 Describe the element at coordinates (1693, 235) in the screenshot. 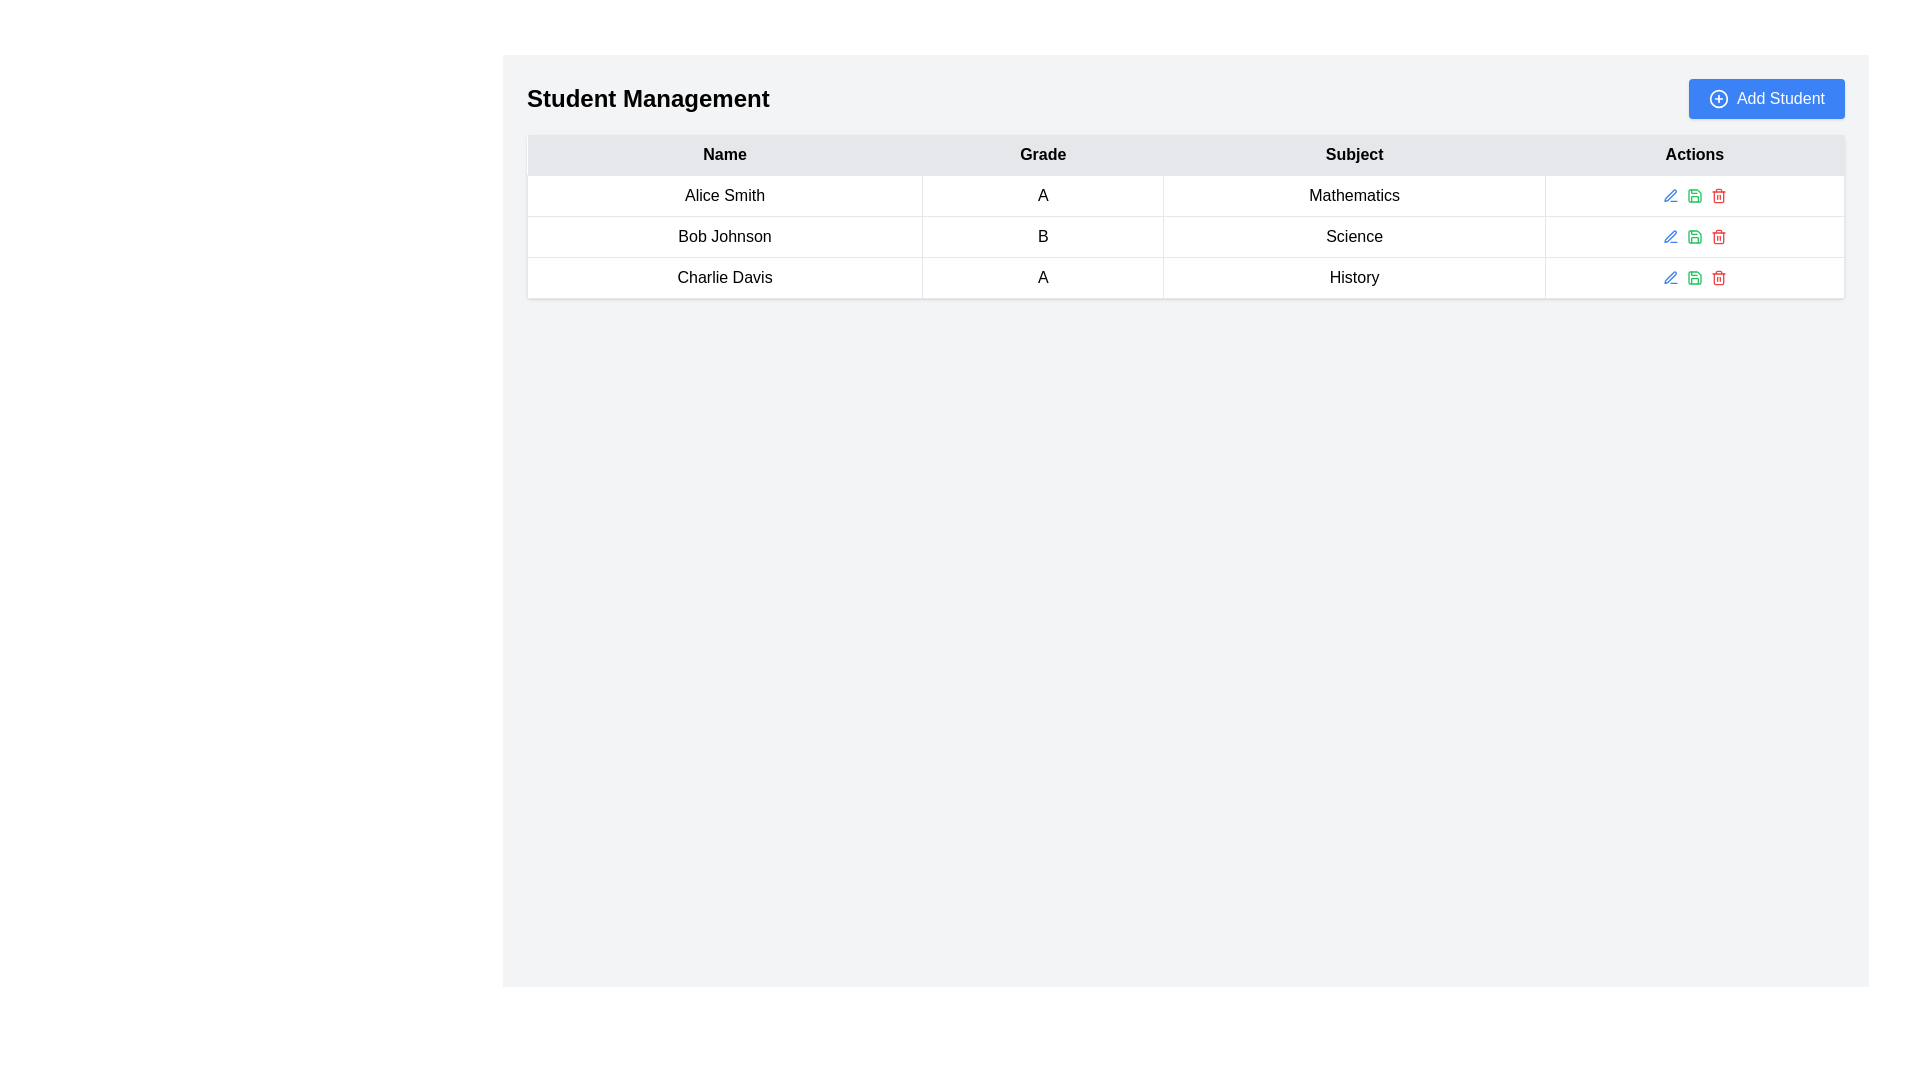

I see `the action buttons` at that location.